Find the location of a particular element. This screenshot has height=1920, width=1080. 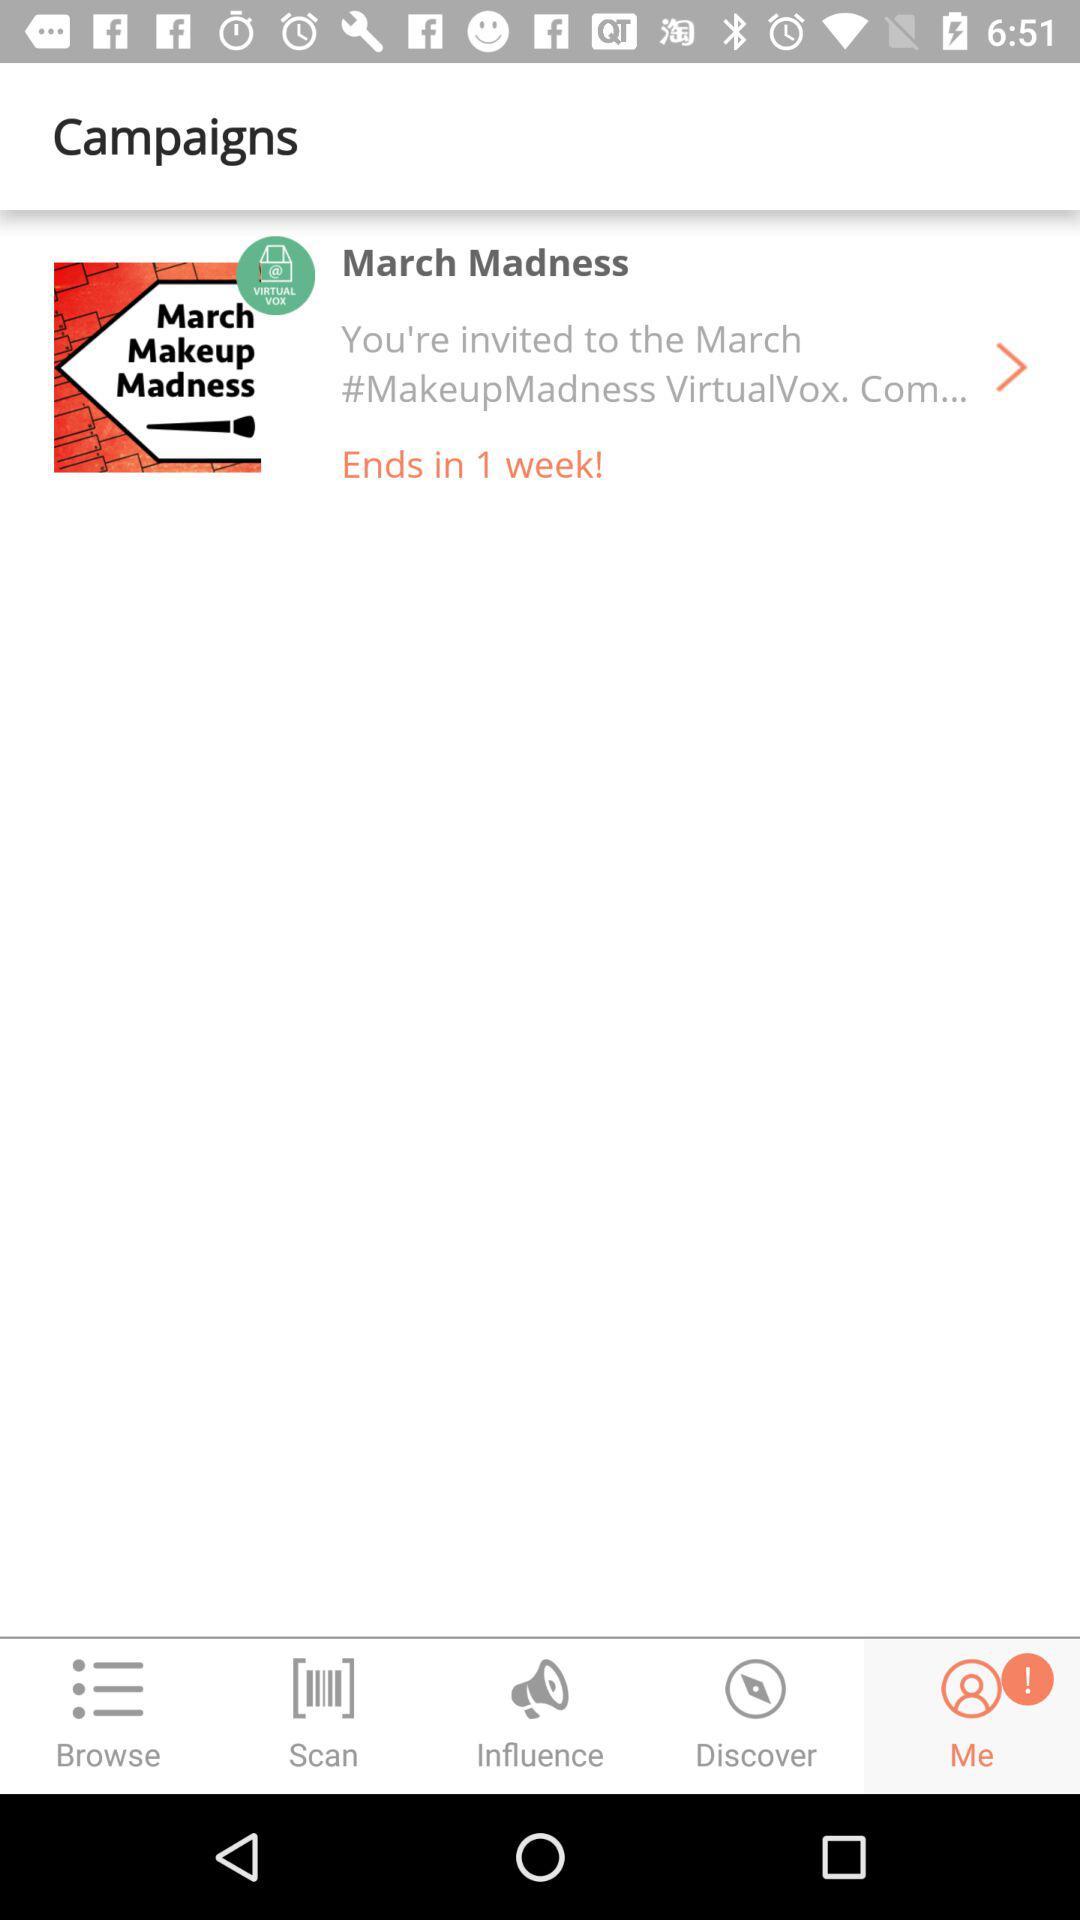

icon next to the march madness item is located at coordinates (156, 367).